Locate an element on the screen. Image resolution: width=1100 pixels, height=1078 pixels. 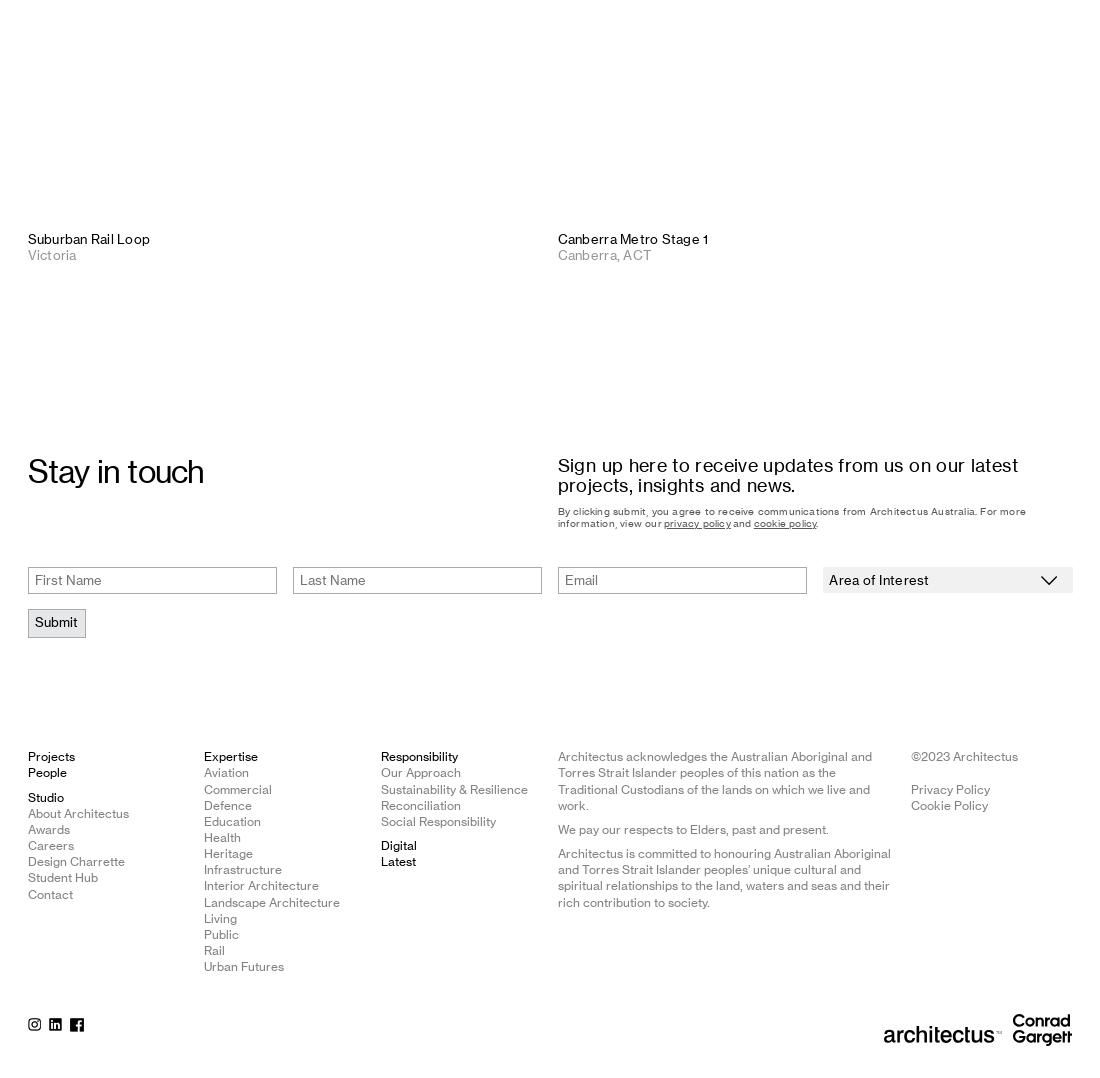
'By clicking submit, you agree to receive communications from Architectus Australia. For more information, view our' is located at coordinates (791, 517).